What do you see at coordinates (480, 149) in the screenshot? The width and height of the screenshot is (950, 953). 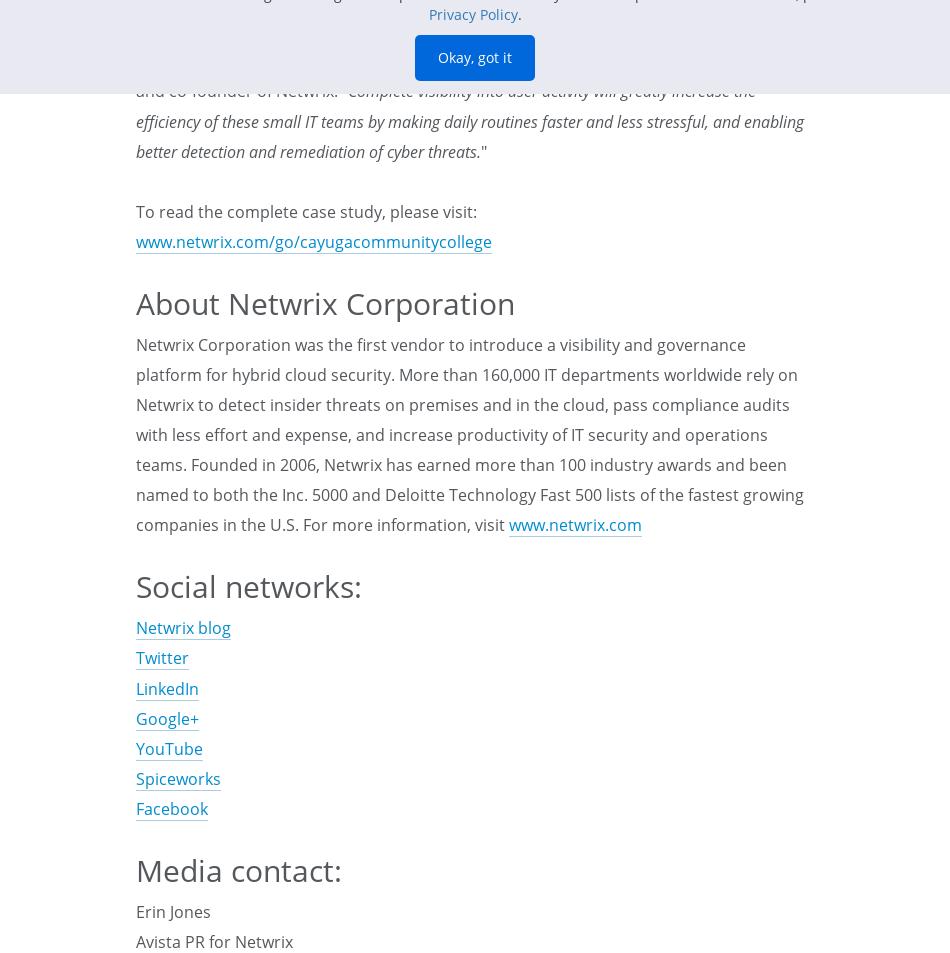 I see `'"'` at bounding box center [480, 149].